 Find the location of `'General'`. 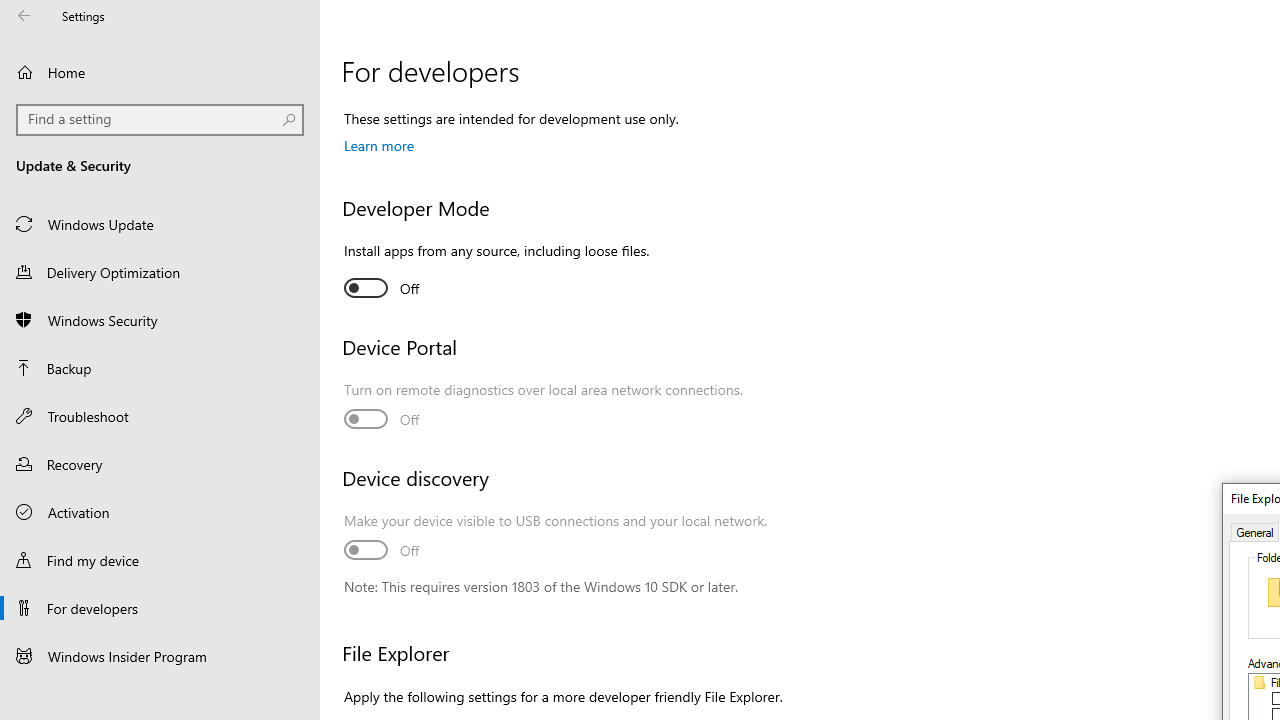

'General' is located at coordinates (1254, 530).